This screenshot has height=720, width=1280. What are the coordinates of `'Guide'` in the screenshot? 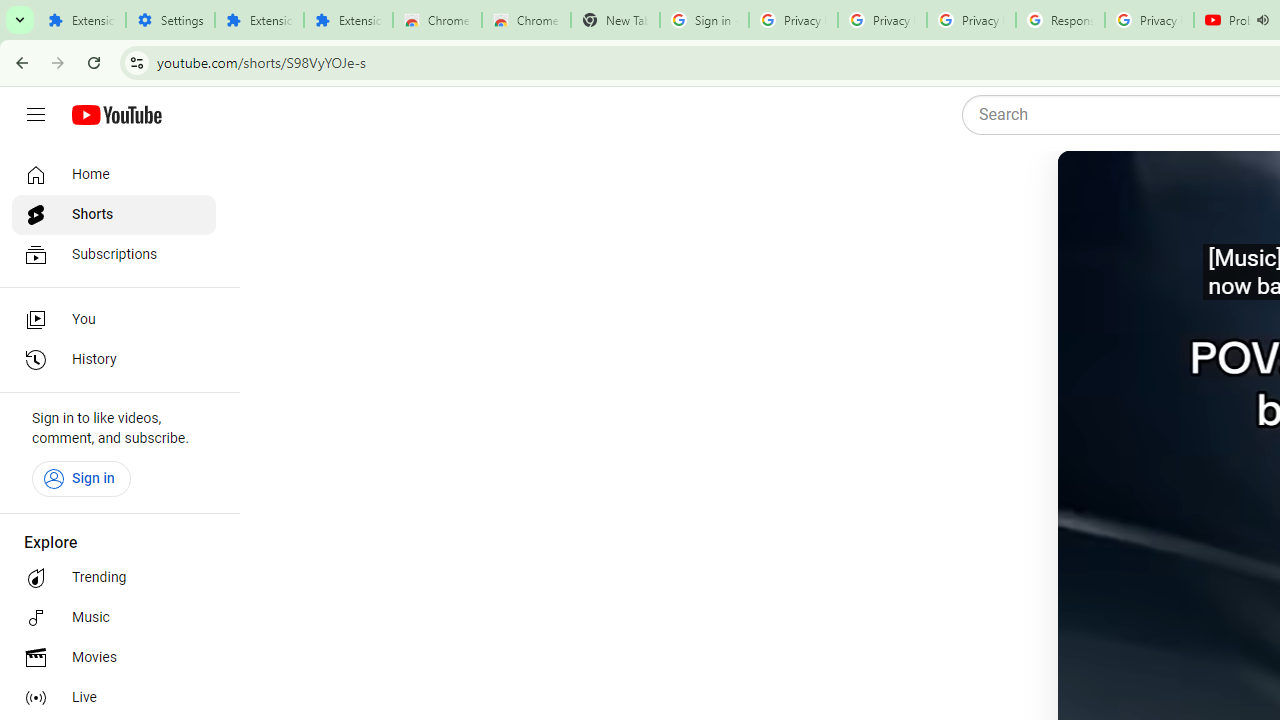 It's located at (35, 115).